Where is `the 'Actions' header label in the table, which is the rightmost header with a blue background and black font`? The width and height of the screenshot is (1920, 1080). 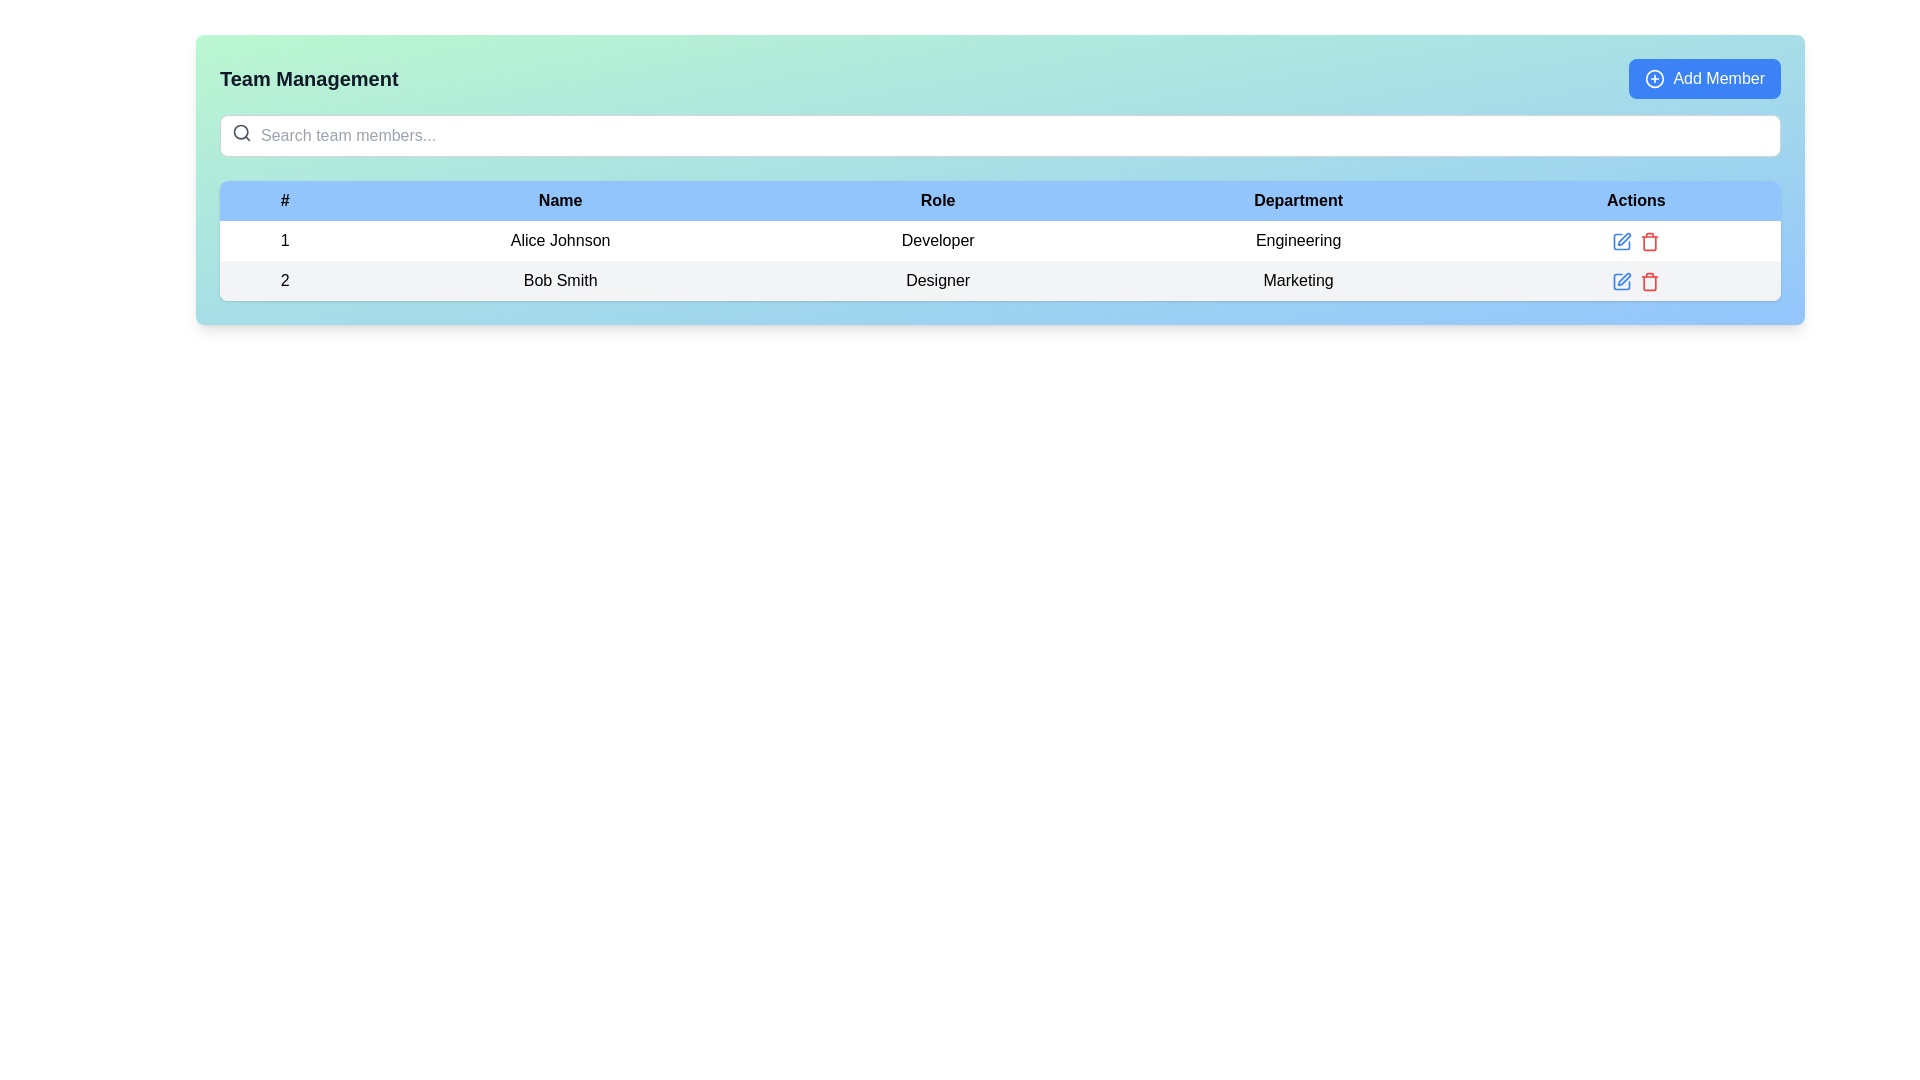 the 'Actions' header label in the table, which is the rightmost header with a blue background and black font is located at coordinates (1636, 200).